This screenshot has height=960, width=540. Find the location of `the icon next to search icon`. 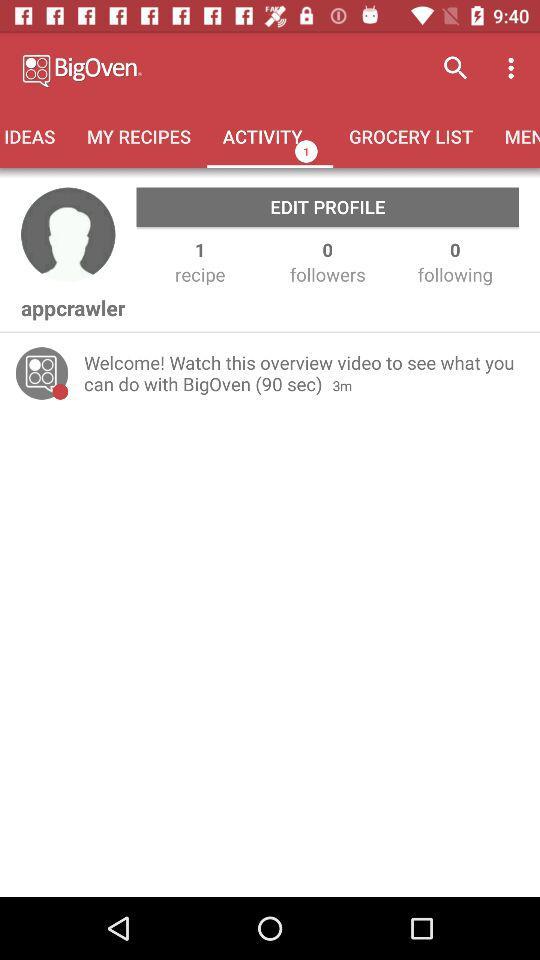

the icon next to search icon is located at coordinates (514, 68).